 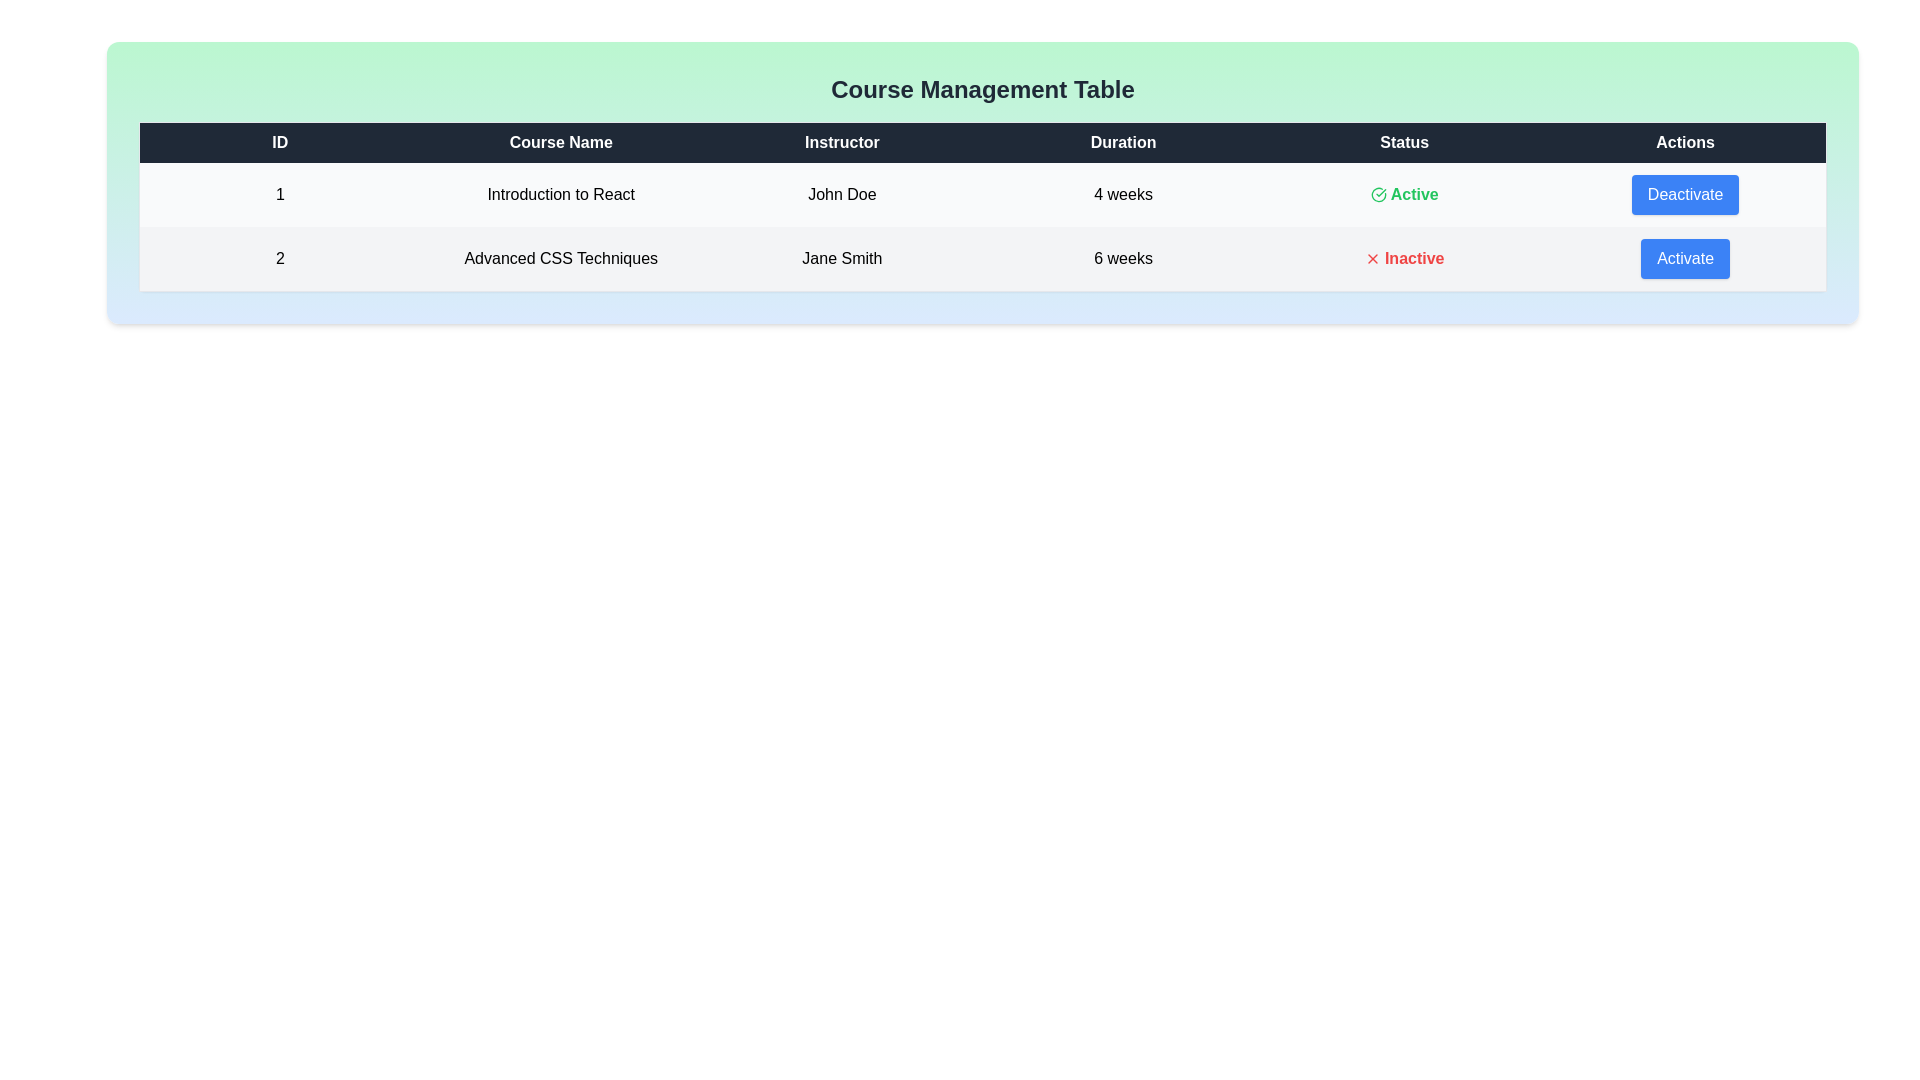 I want to click on the text display representing the instructor's name for the 'Advanced CSS Techniques' course, which is the third column entry in the second row of the course table, so click(x=842, y=258).